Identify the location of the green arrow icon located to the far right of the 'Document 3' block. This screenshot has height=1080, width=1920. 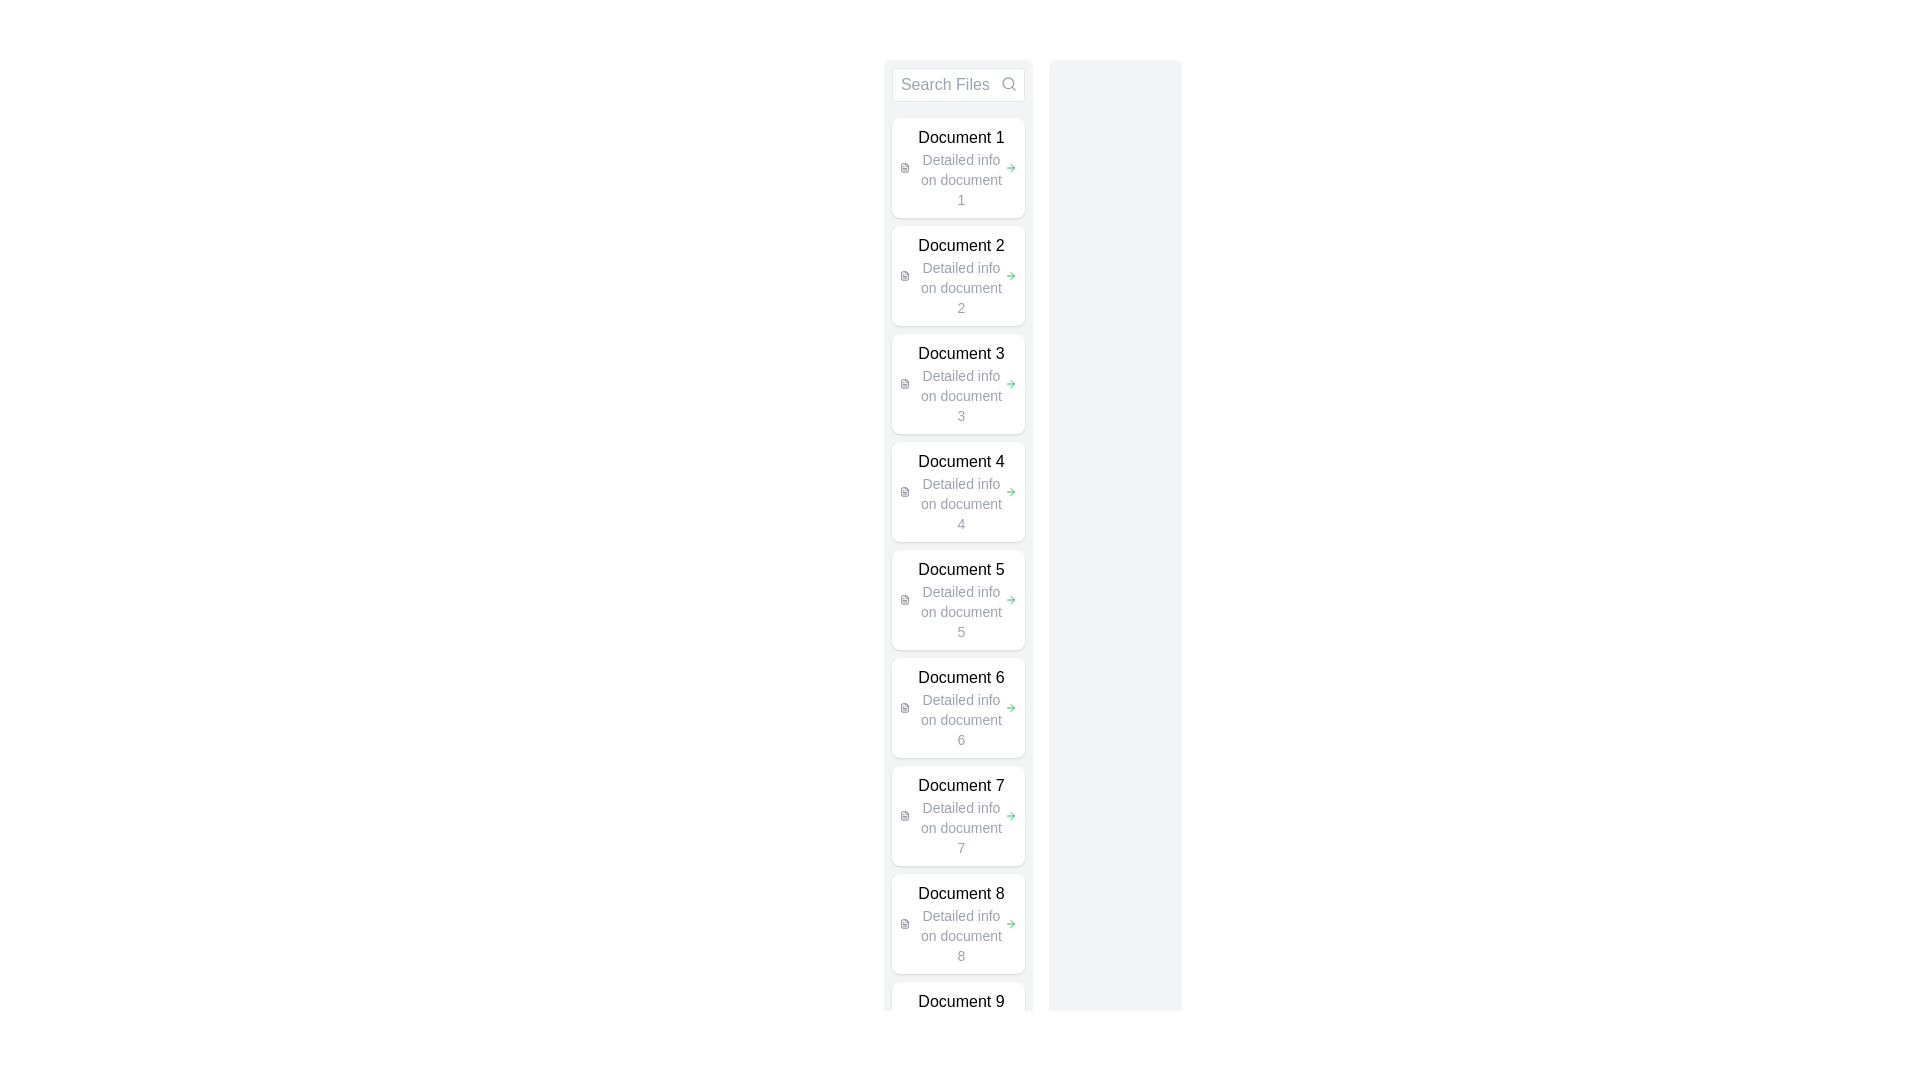
(1011, 384).